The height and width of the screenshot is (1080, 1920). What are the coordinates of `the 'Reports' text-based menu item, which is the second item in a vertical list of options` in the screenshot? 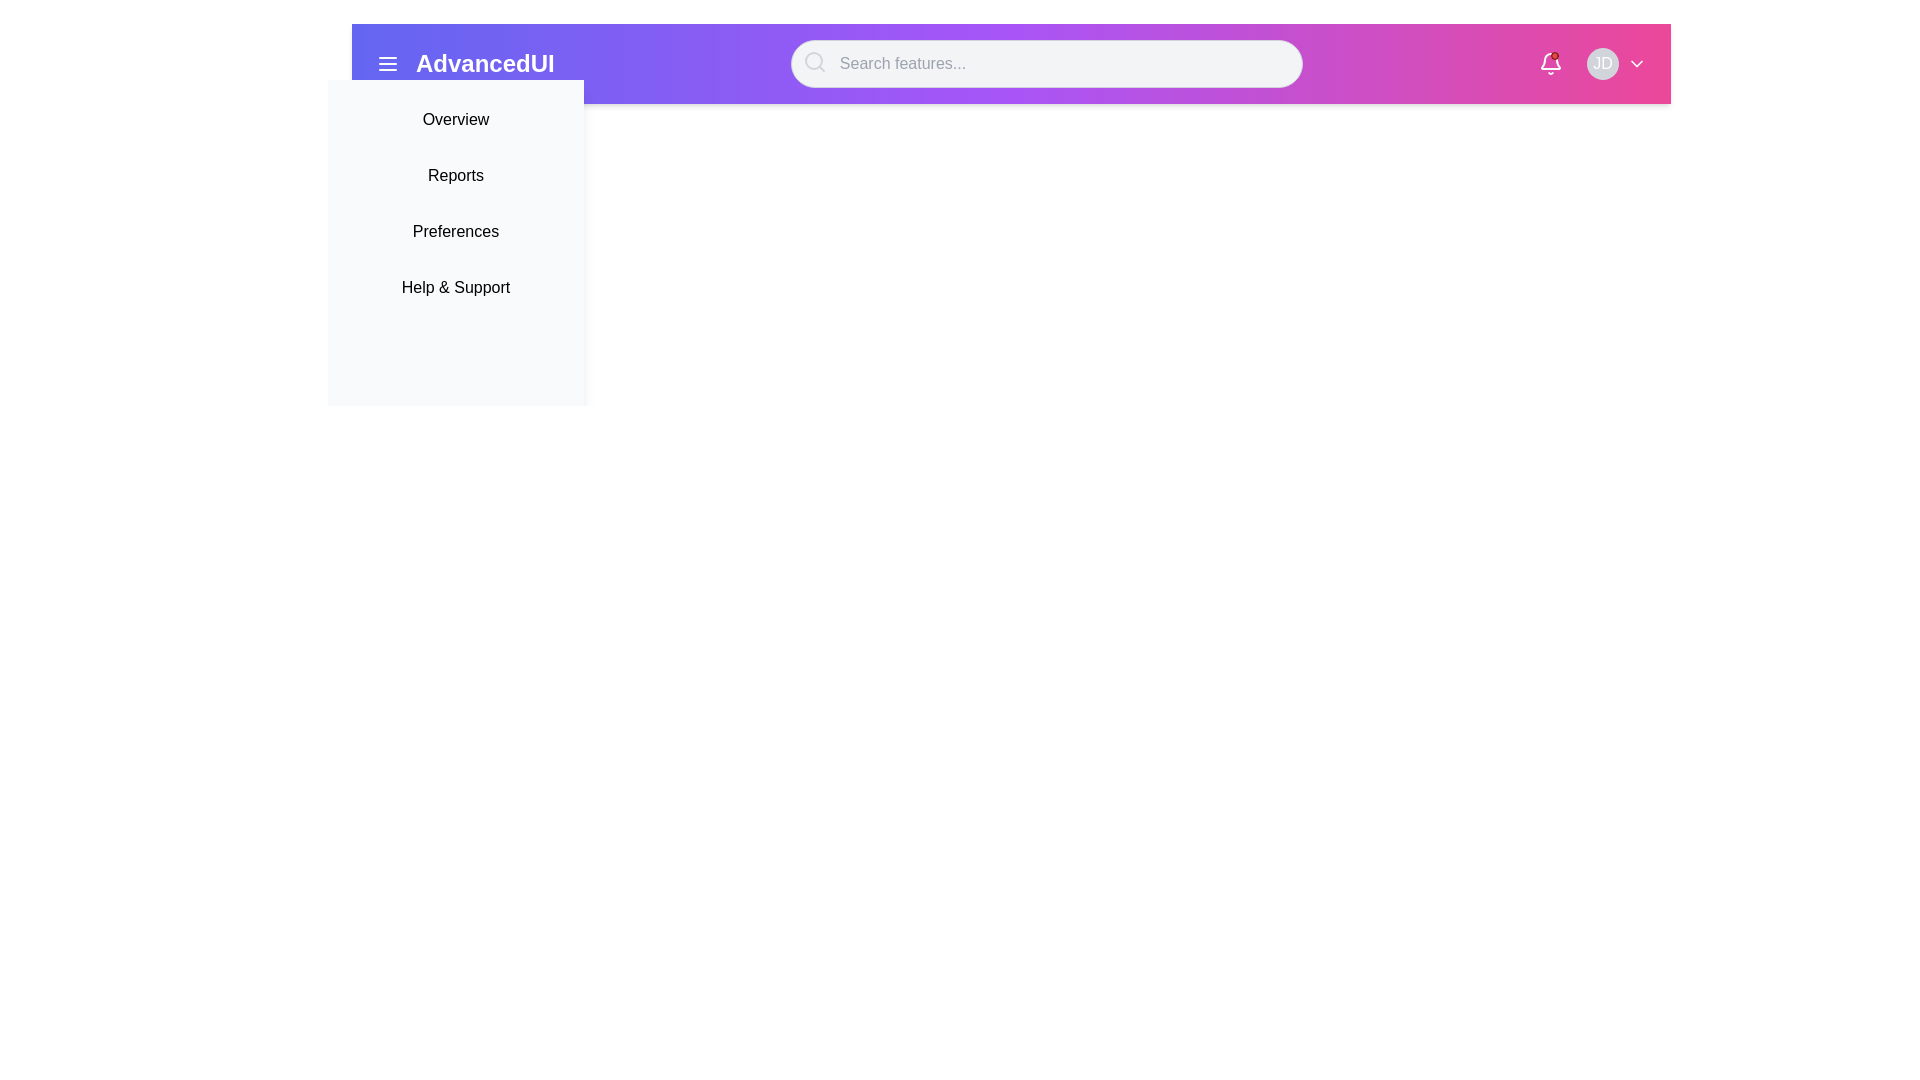 It's located at (455, 175).